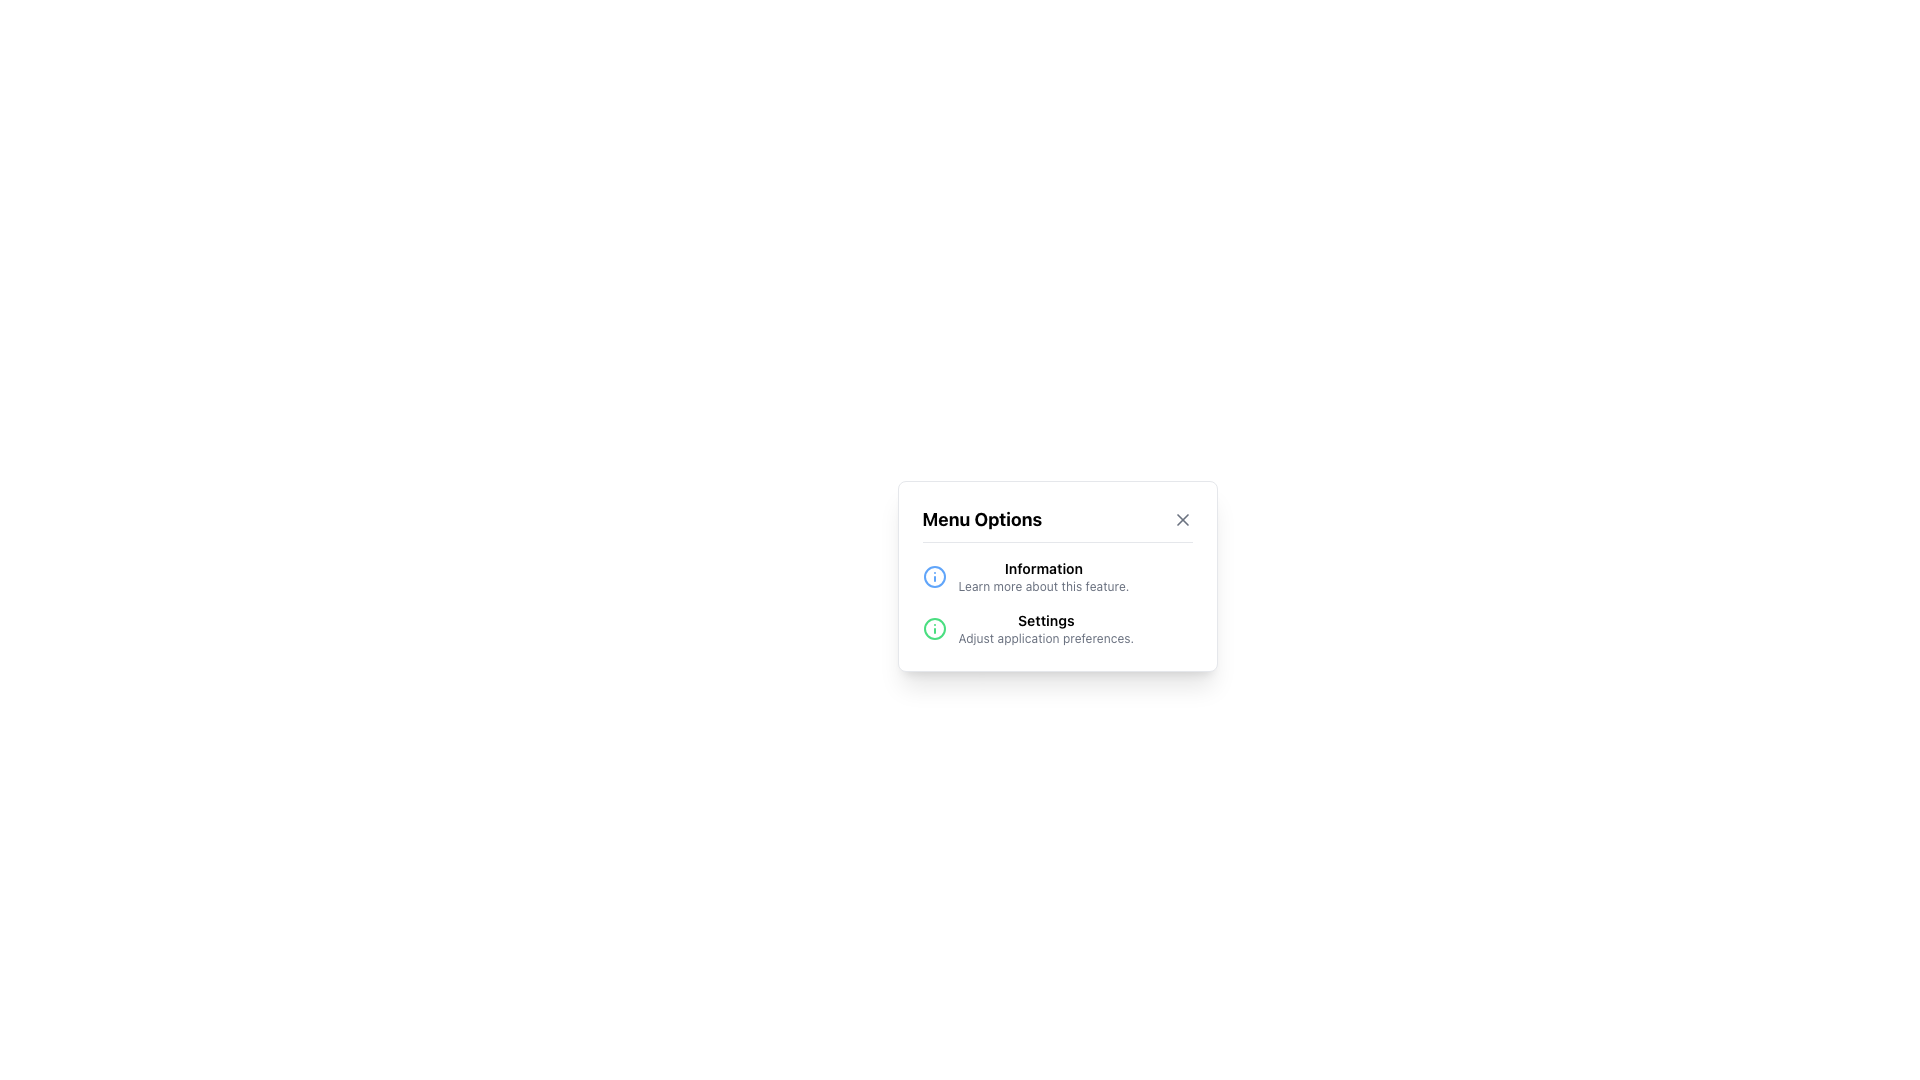  I want to click on the 'X' icon within the button located at the top-right corner of the 'Menu Options' panel, so click(1182, 518).